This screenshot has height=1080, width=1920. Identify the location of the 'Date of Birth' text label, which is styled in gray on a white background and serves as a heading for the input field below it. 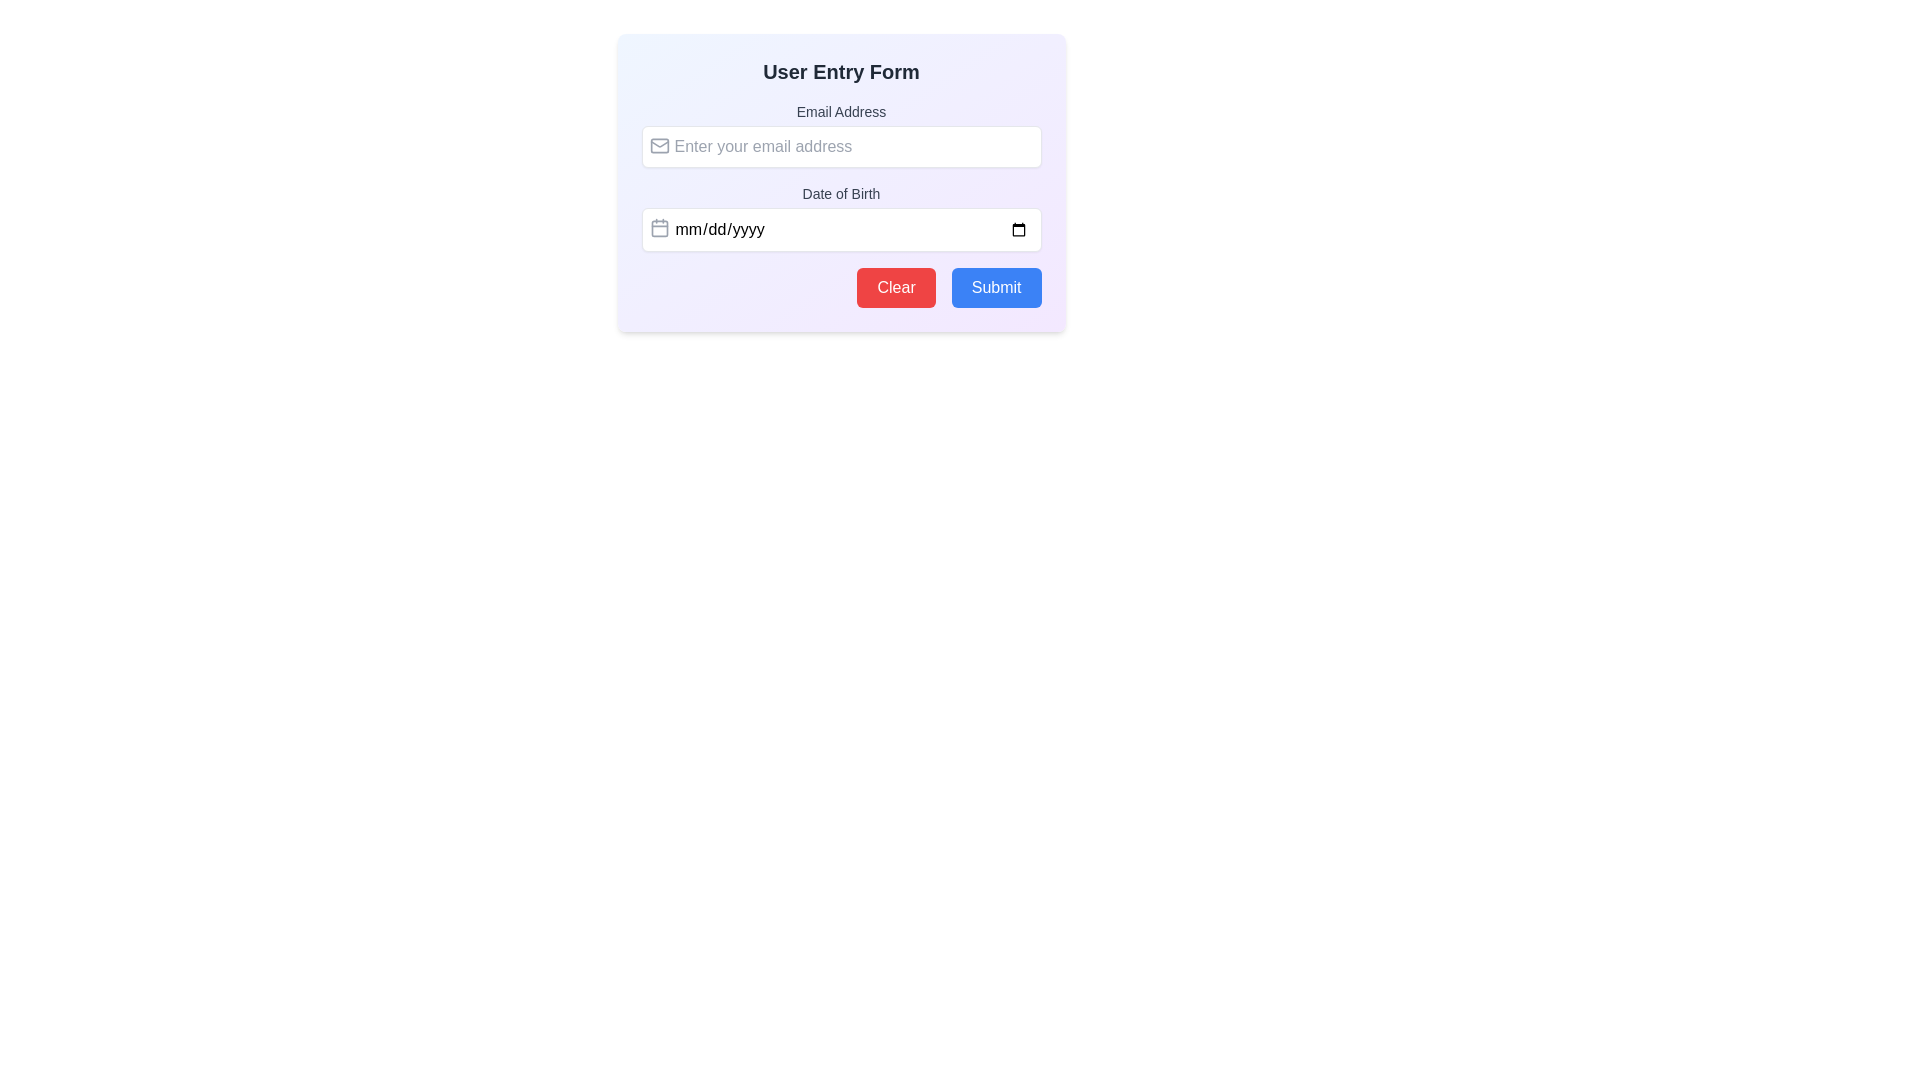
(841, 193).